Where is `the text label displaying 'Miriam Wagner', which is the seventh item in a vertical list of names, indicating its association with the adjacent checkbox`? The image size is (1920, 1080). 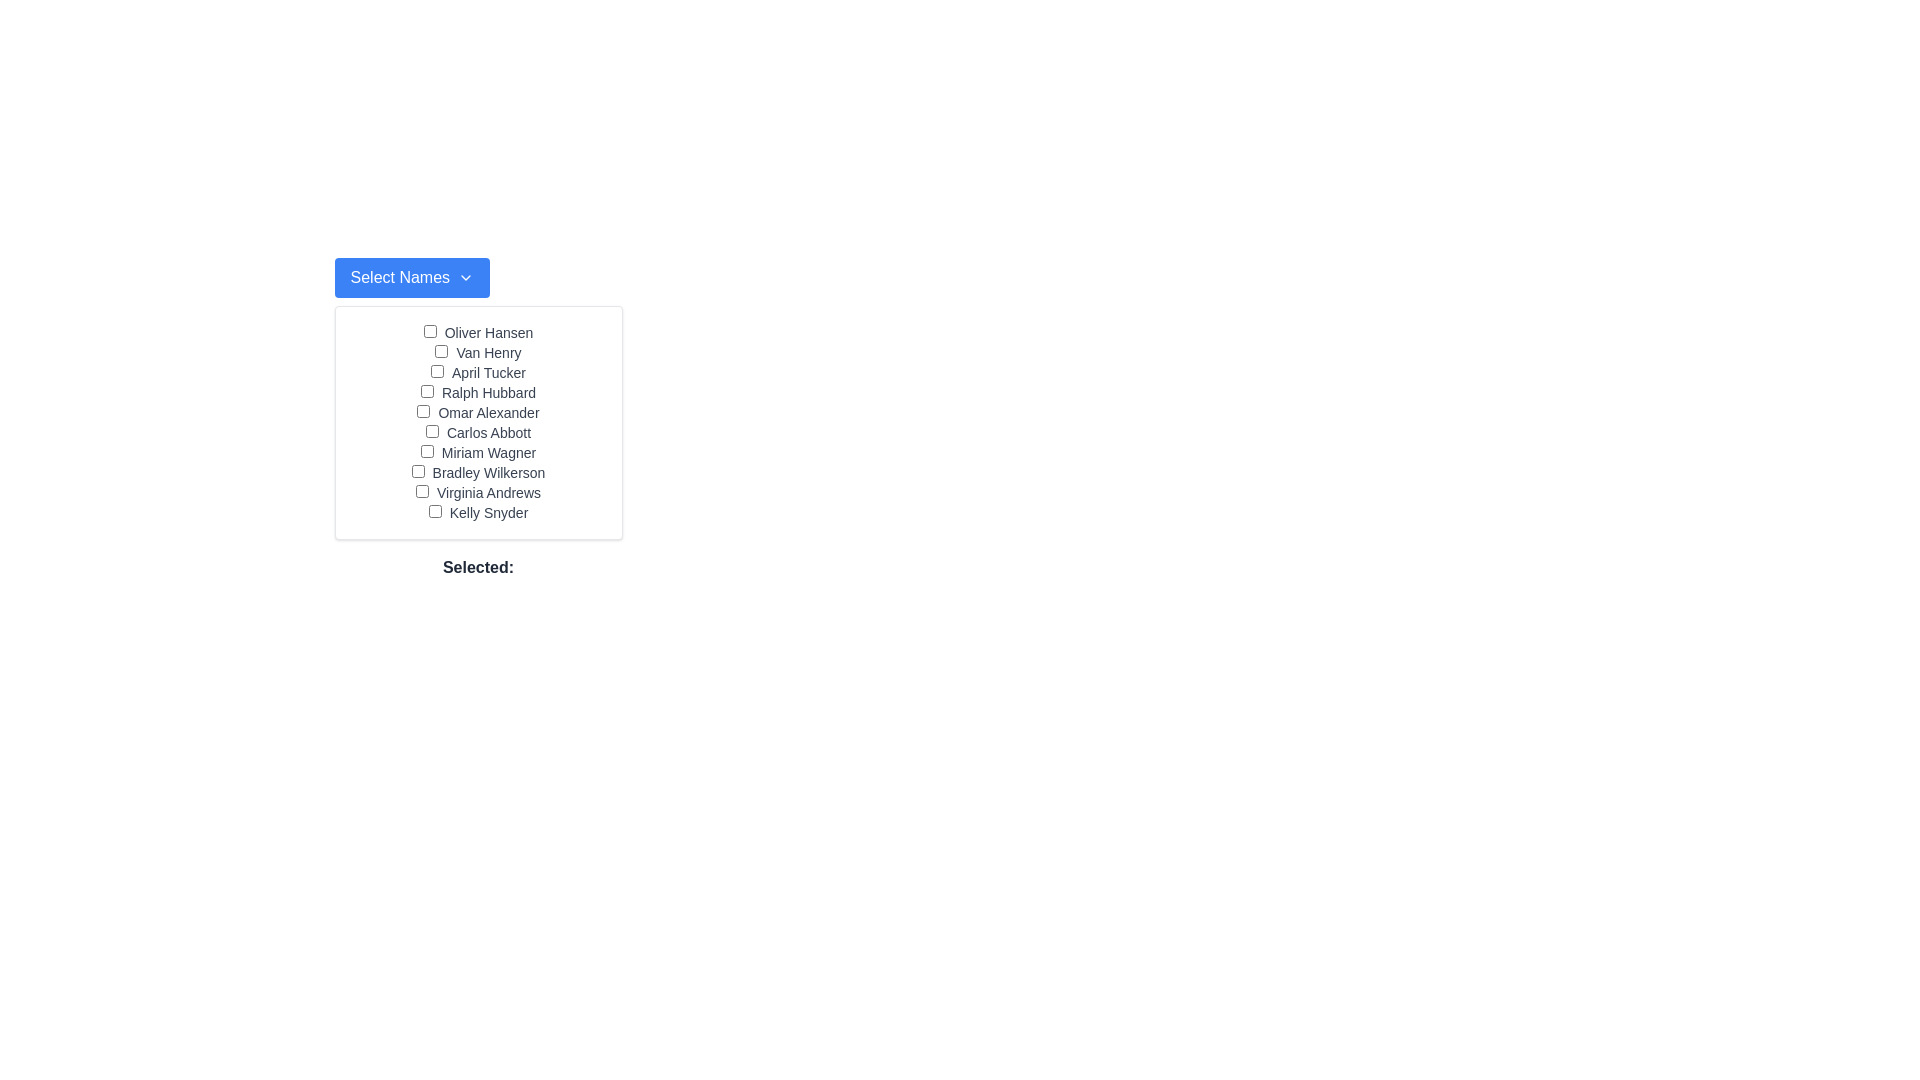 the text label displaying 'Miriam Wagner', which is the seventh item in a vertical list of names, indicating its association with the adjacent checkbox is located at coordinates (477, 452).